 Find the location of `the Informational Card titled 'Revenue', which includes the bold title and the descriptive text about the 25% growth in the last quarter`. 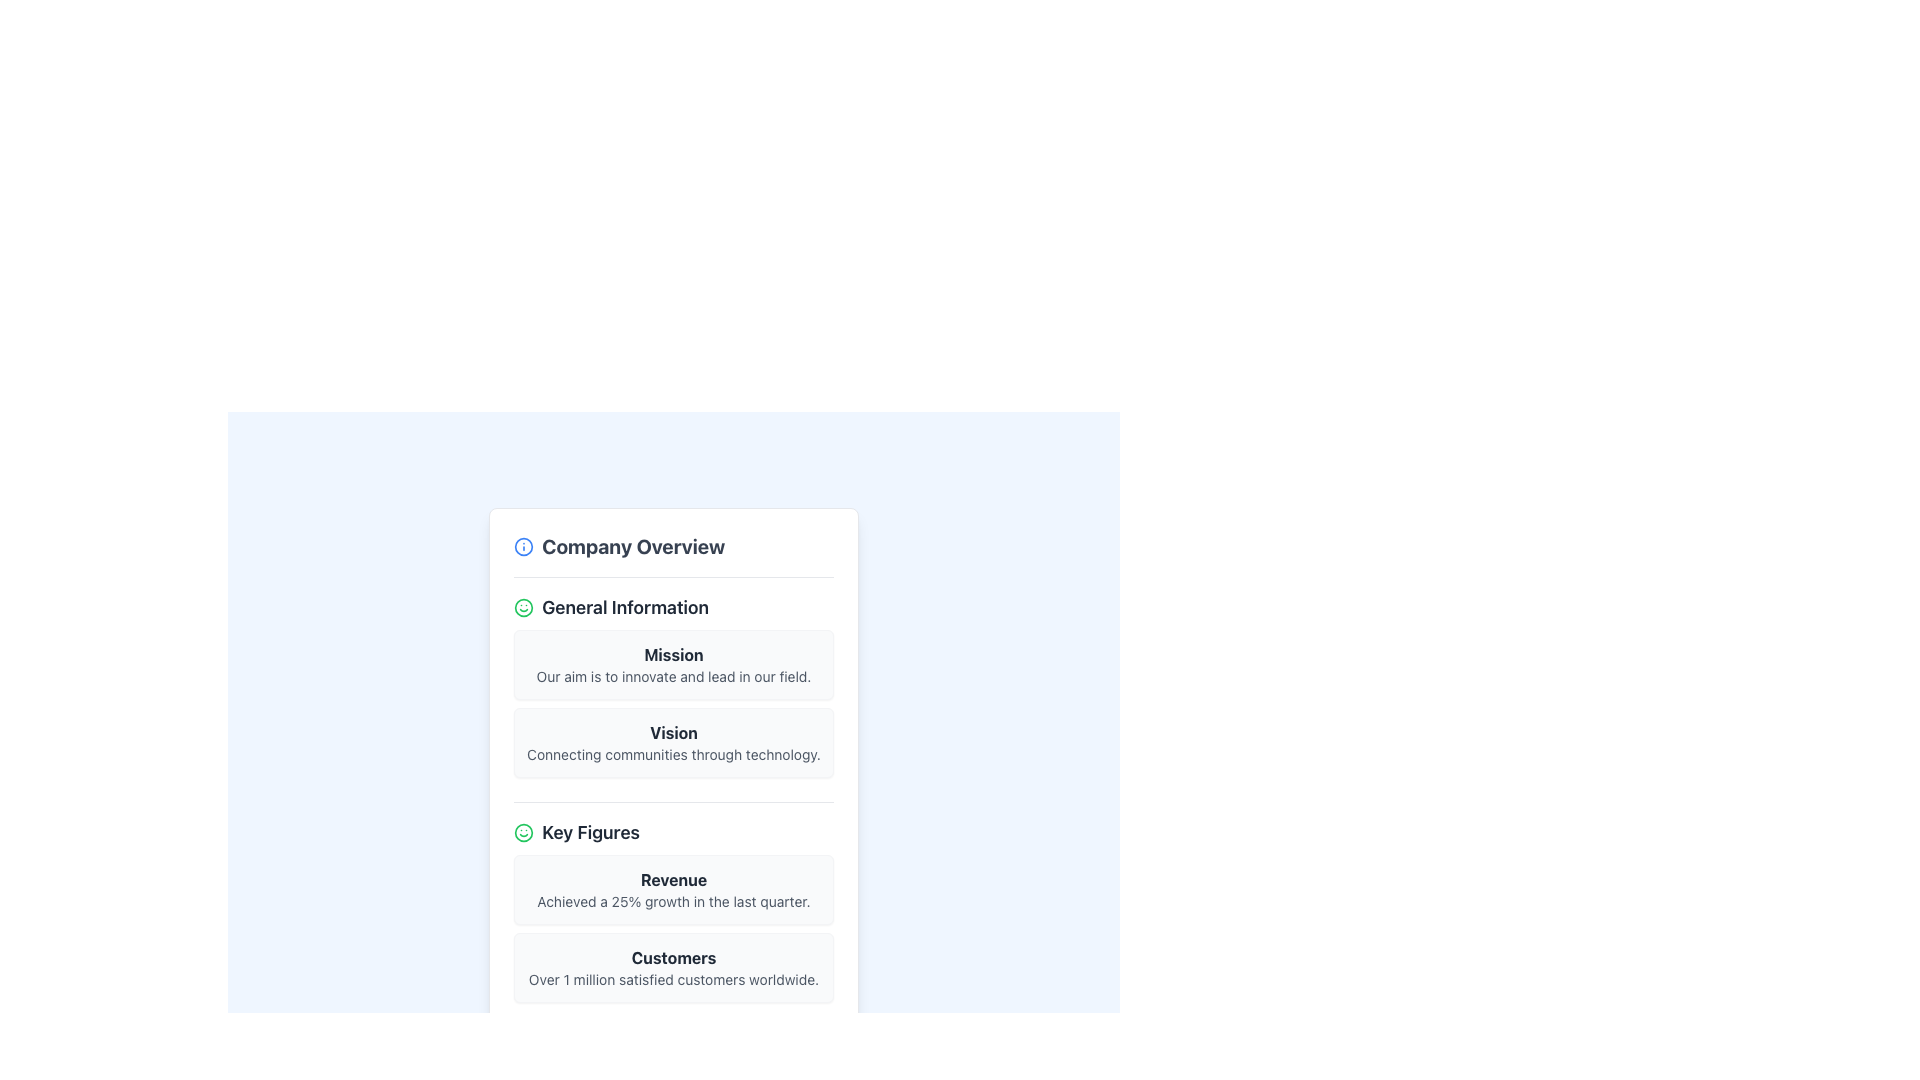

the Informational Card titled 'Revenue', which includes the bold title and the descriptive text about the 25% growth in the last quarter is located at coordinates (673, 889).